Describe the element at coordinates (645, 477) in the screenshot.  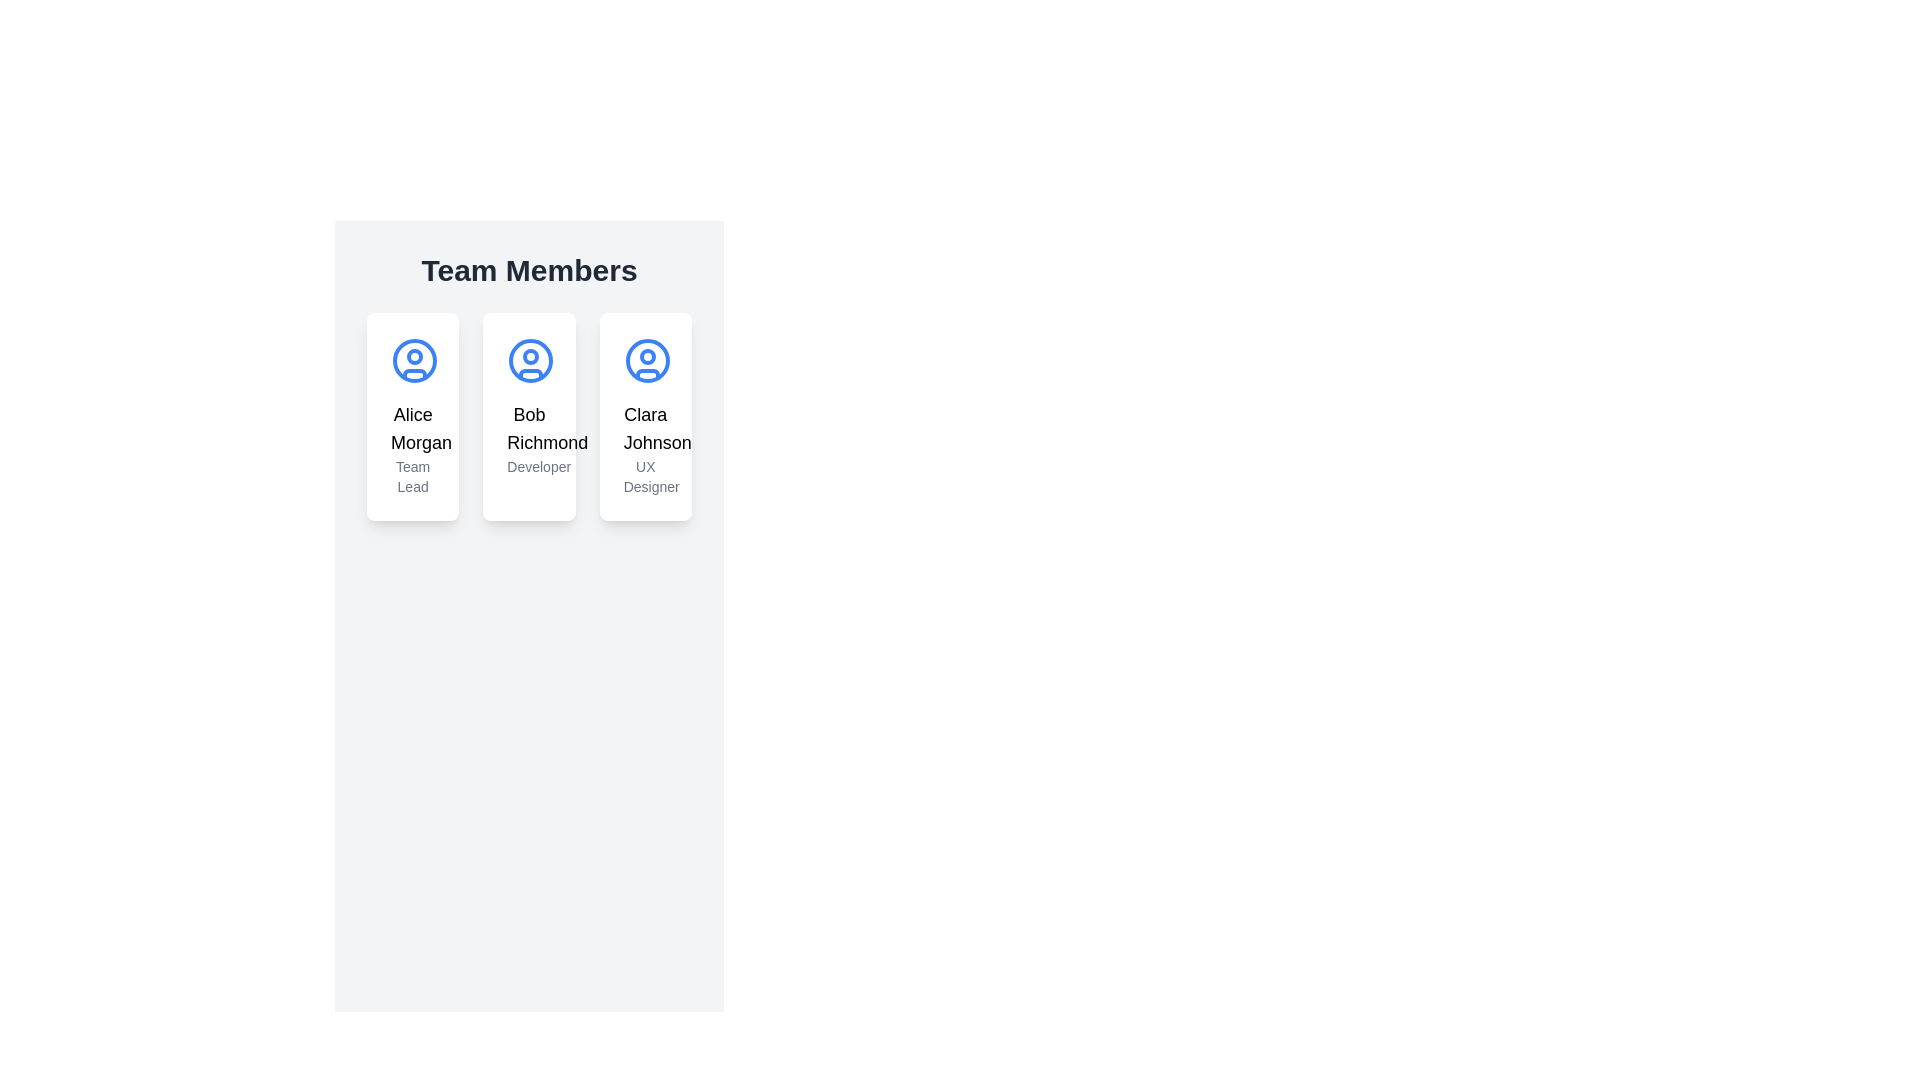
I see `the text label displaying 'UX Designer' in gray color, located at the bottom of Clara Johnson's card` at that location.